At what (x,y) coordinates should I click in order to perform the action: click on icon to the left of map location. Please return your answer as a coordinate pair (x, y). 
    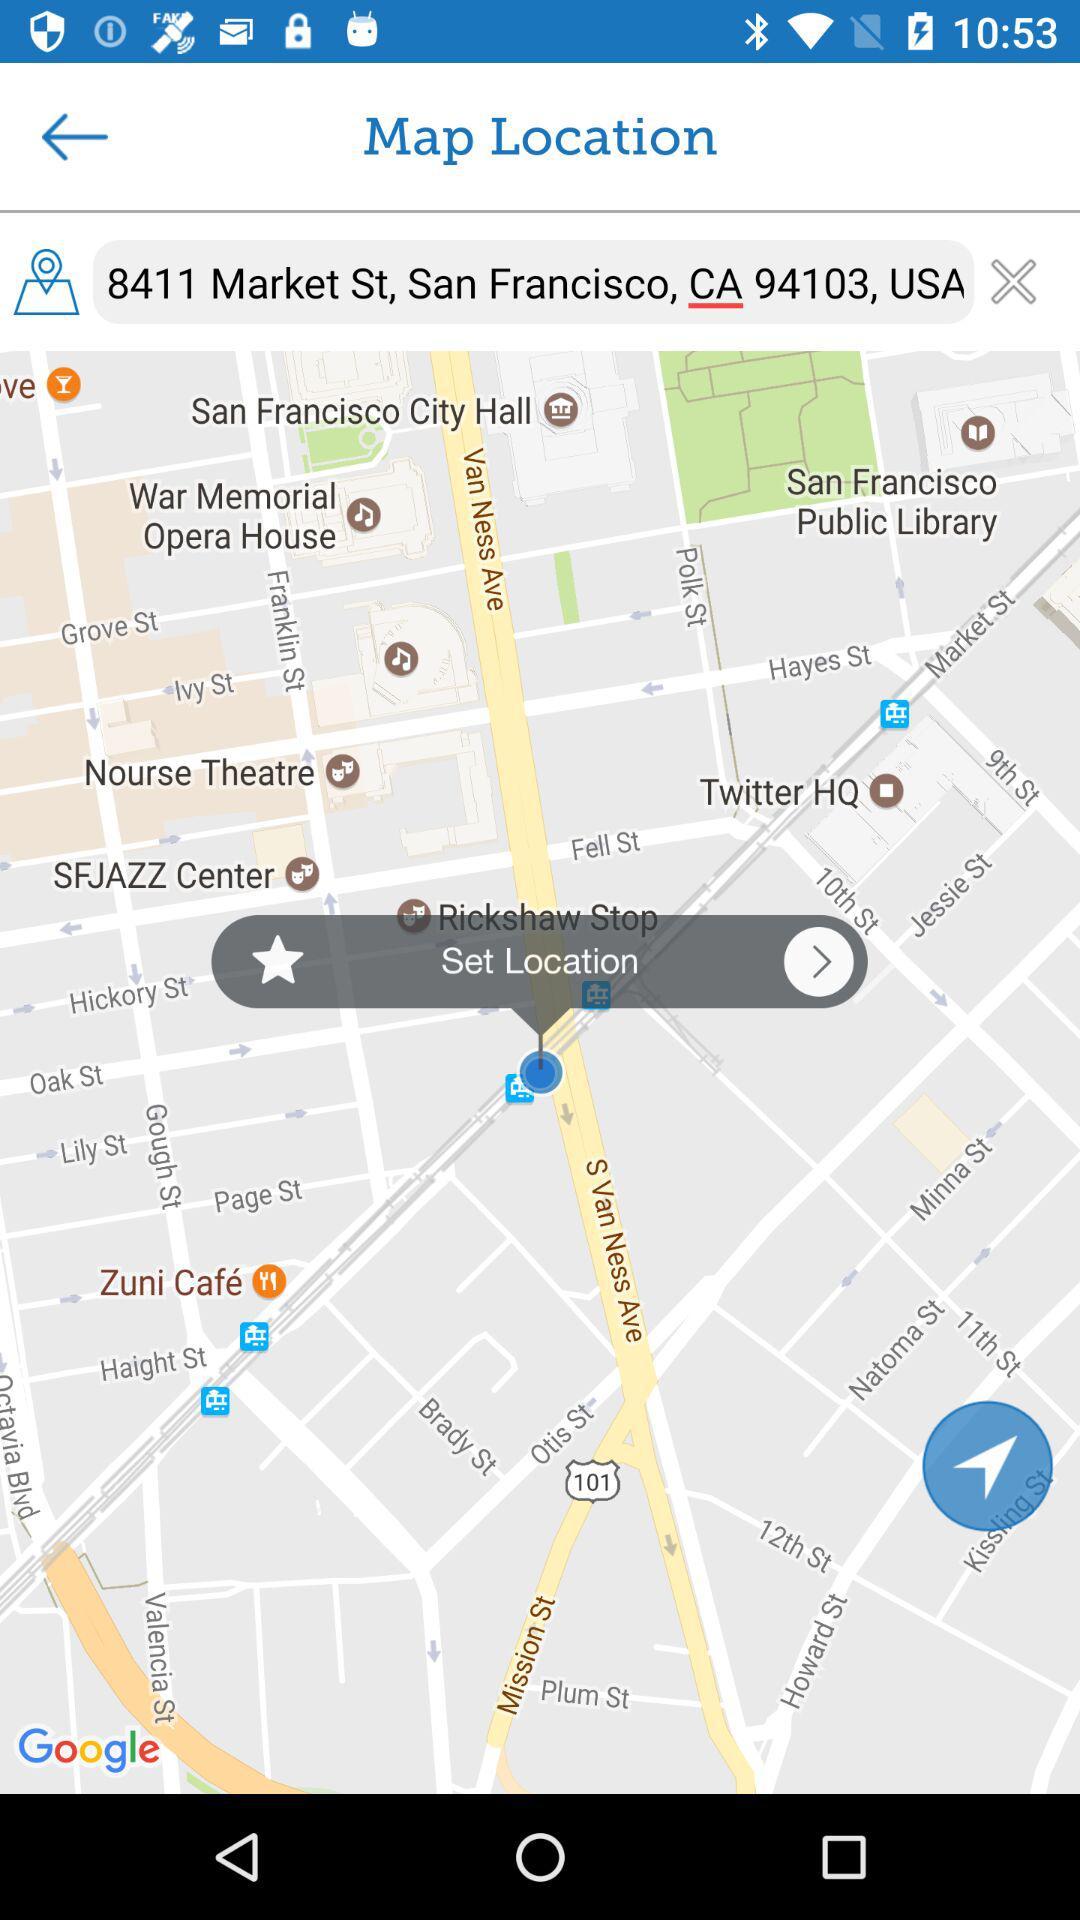
    Looking at the image, I should click on (73, 135).